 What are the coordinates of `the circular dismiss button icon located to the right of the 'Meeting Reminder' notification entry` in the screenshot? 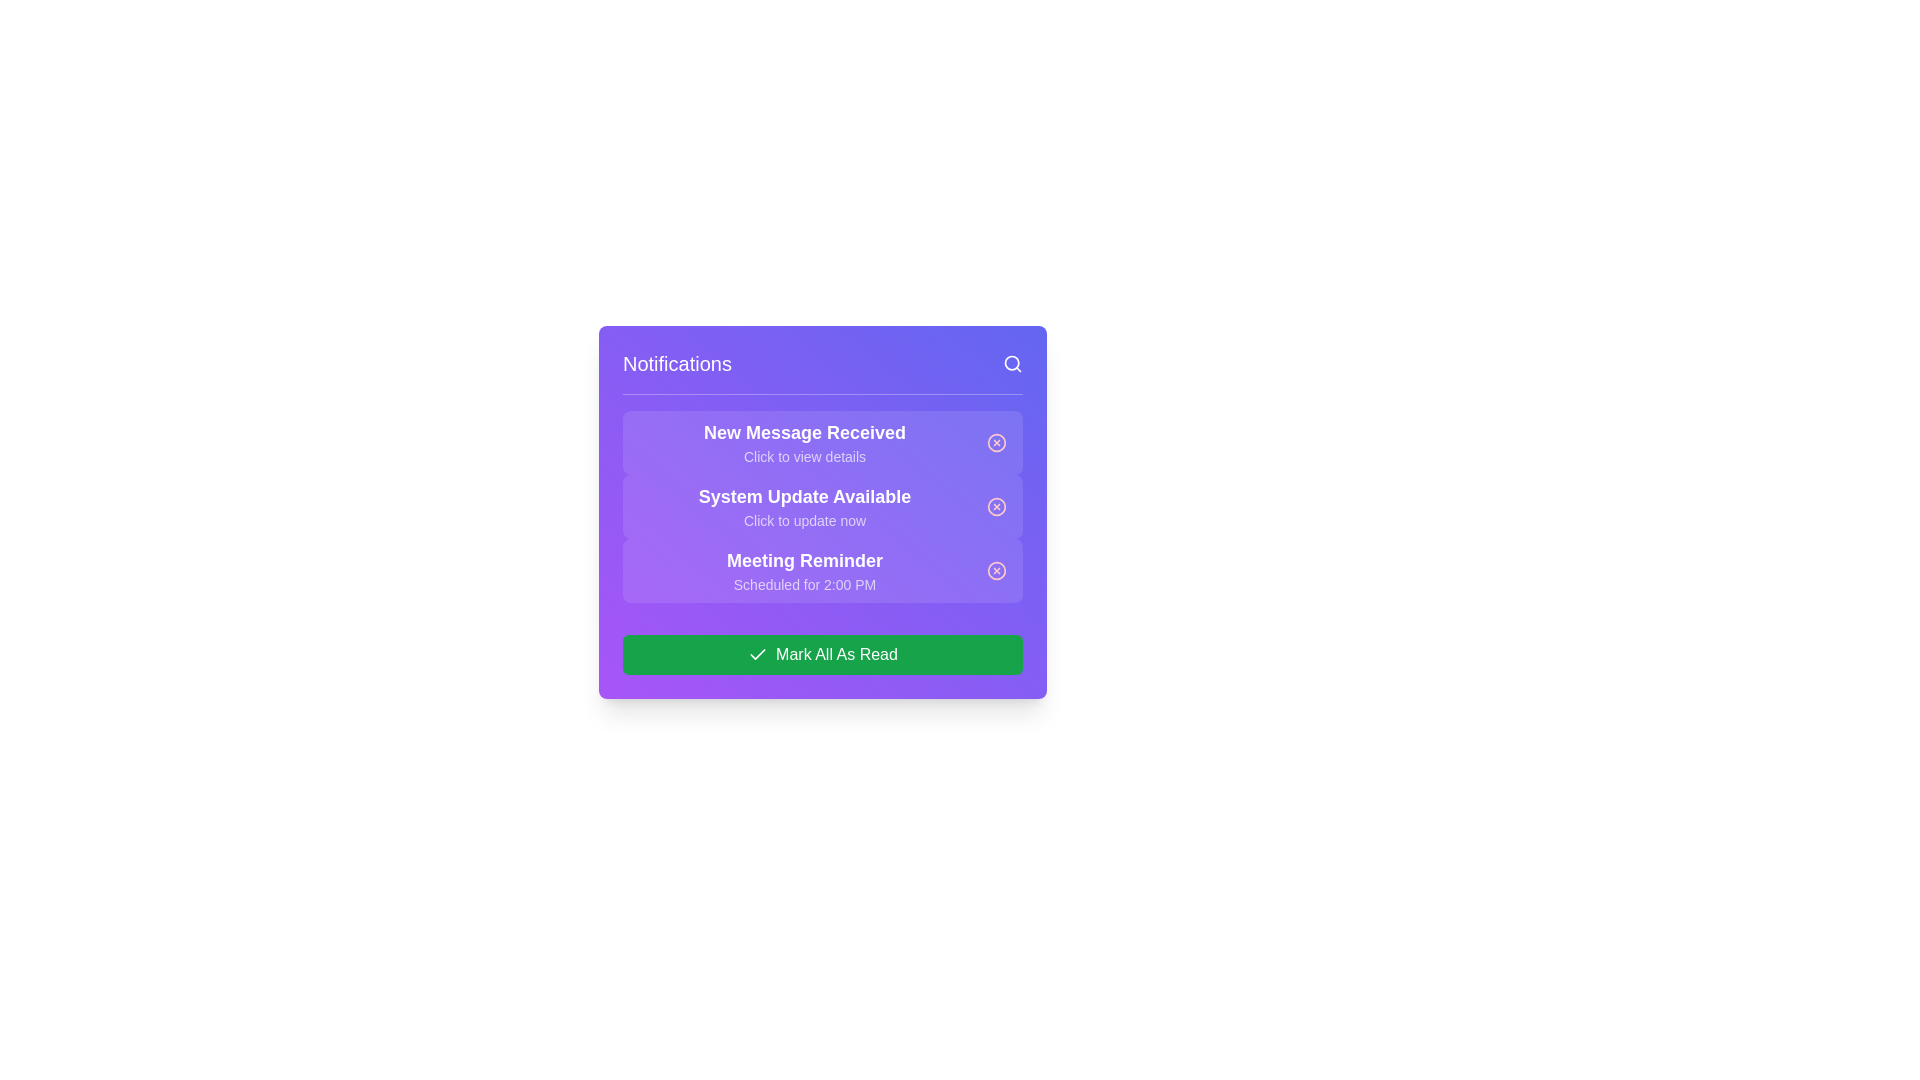 It's located at (997, 570).